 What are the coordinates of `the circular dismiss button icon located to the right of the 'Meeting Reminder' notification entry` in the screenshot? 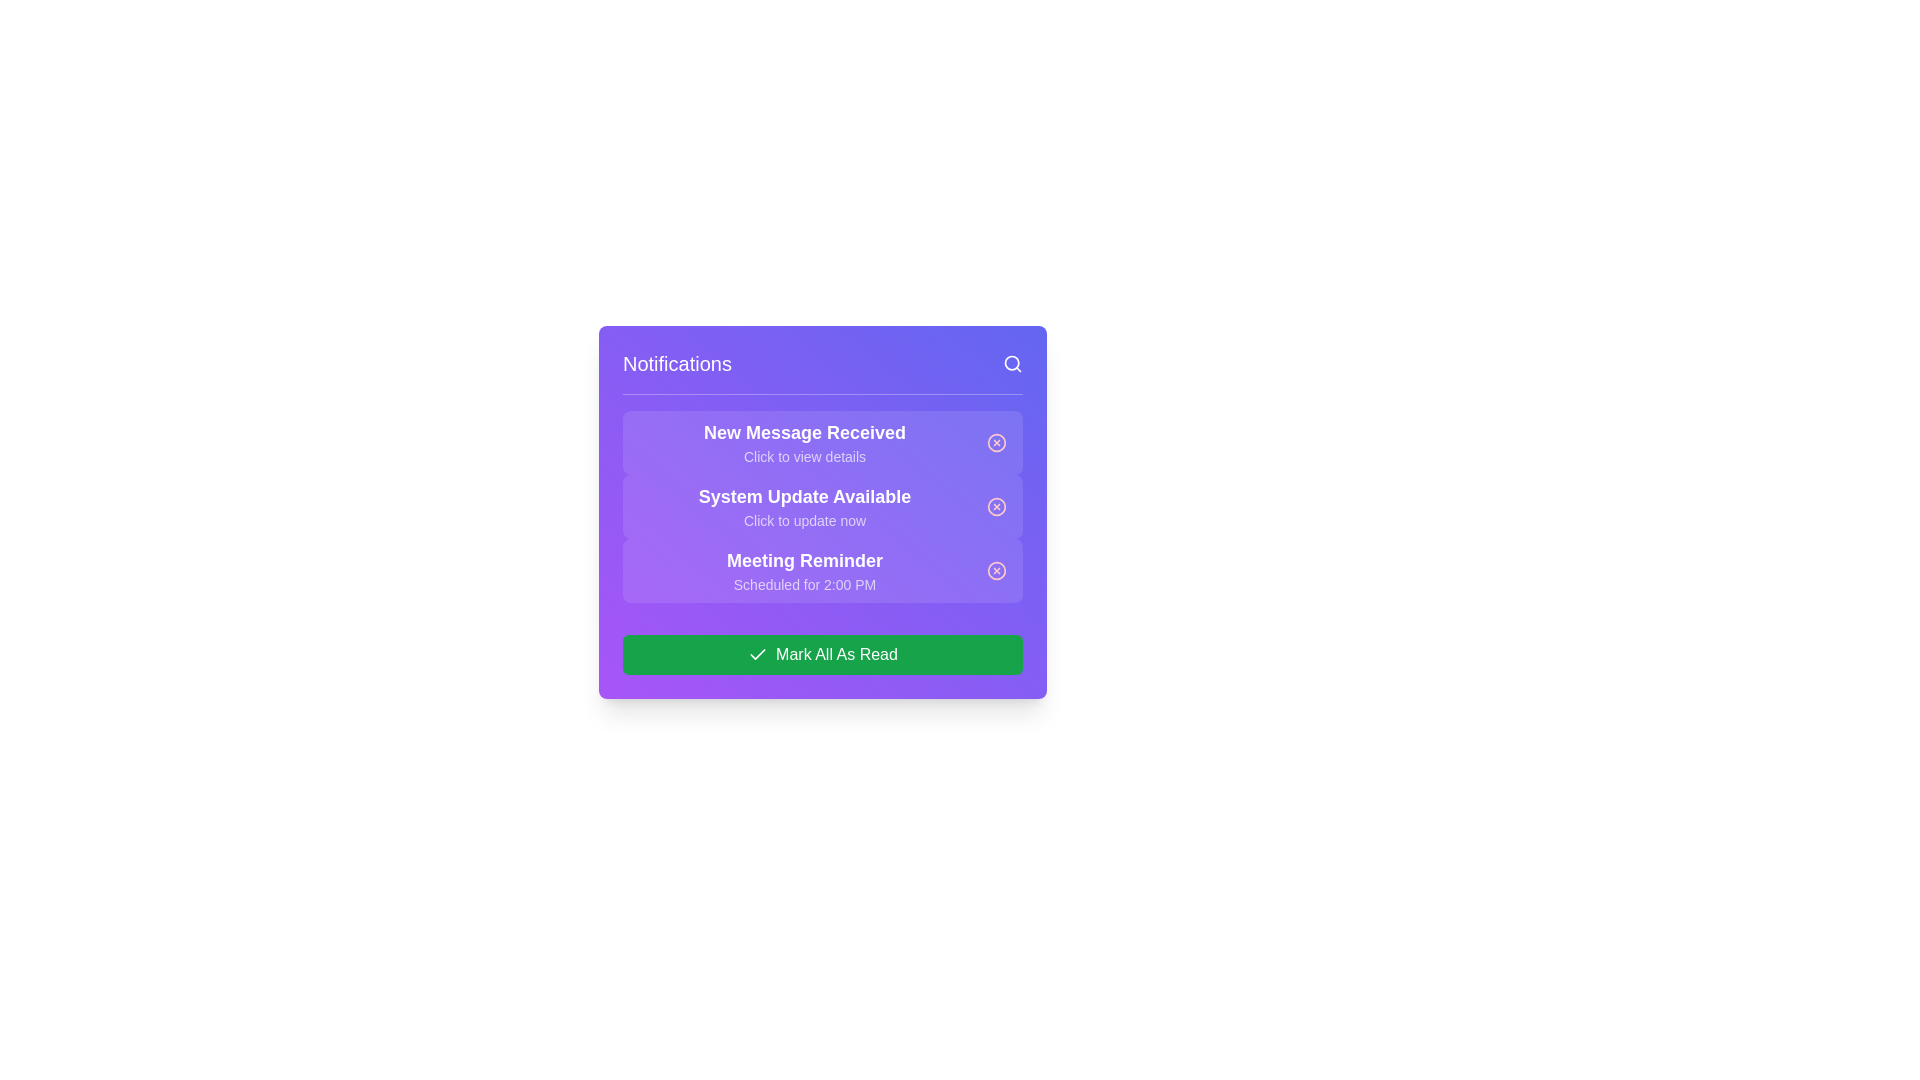 It's located at (997, 570).